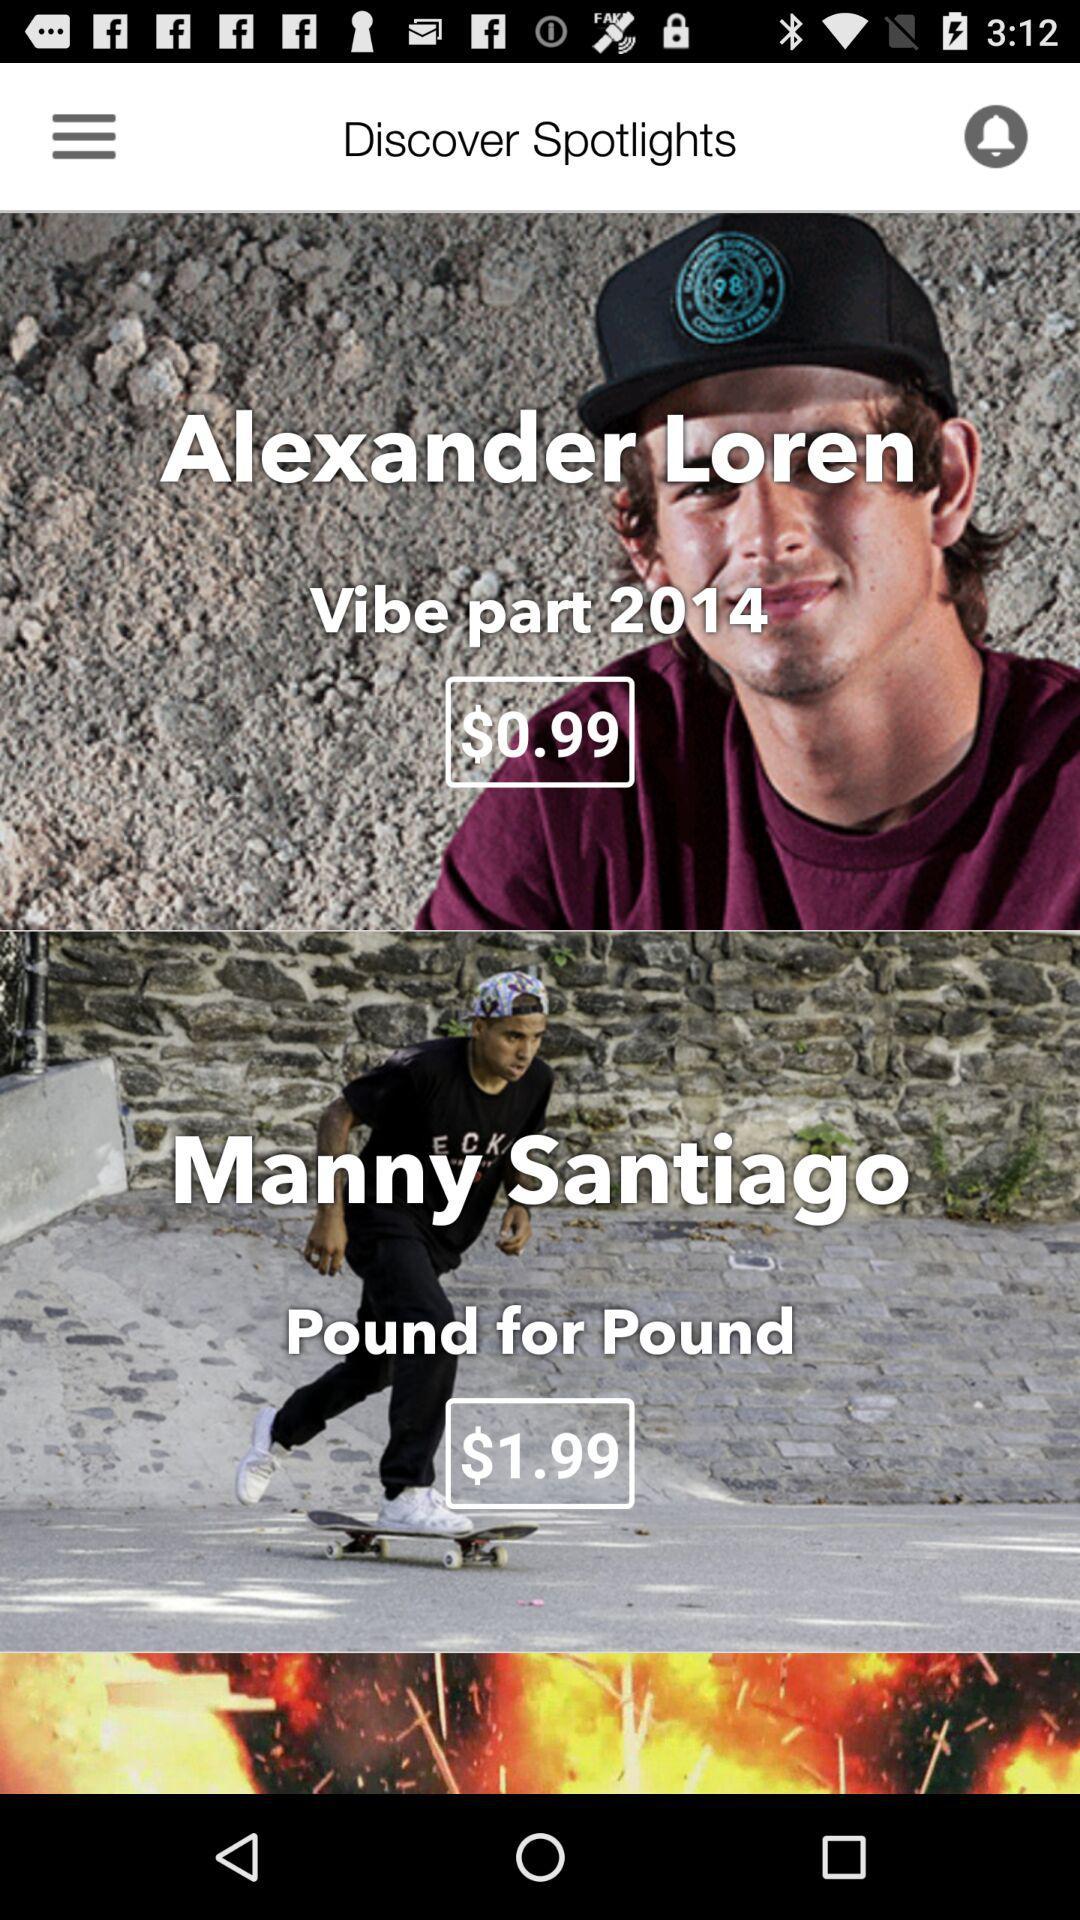 The image size is (1080, 1920). I want to click on the vibe part 2014, so click(540, 608).